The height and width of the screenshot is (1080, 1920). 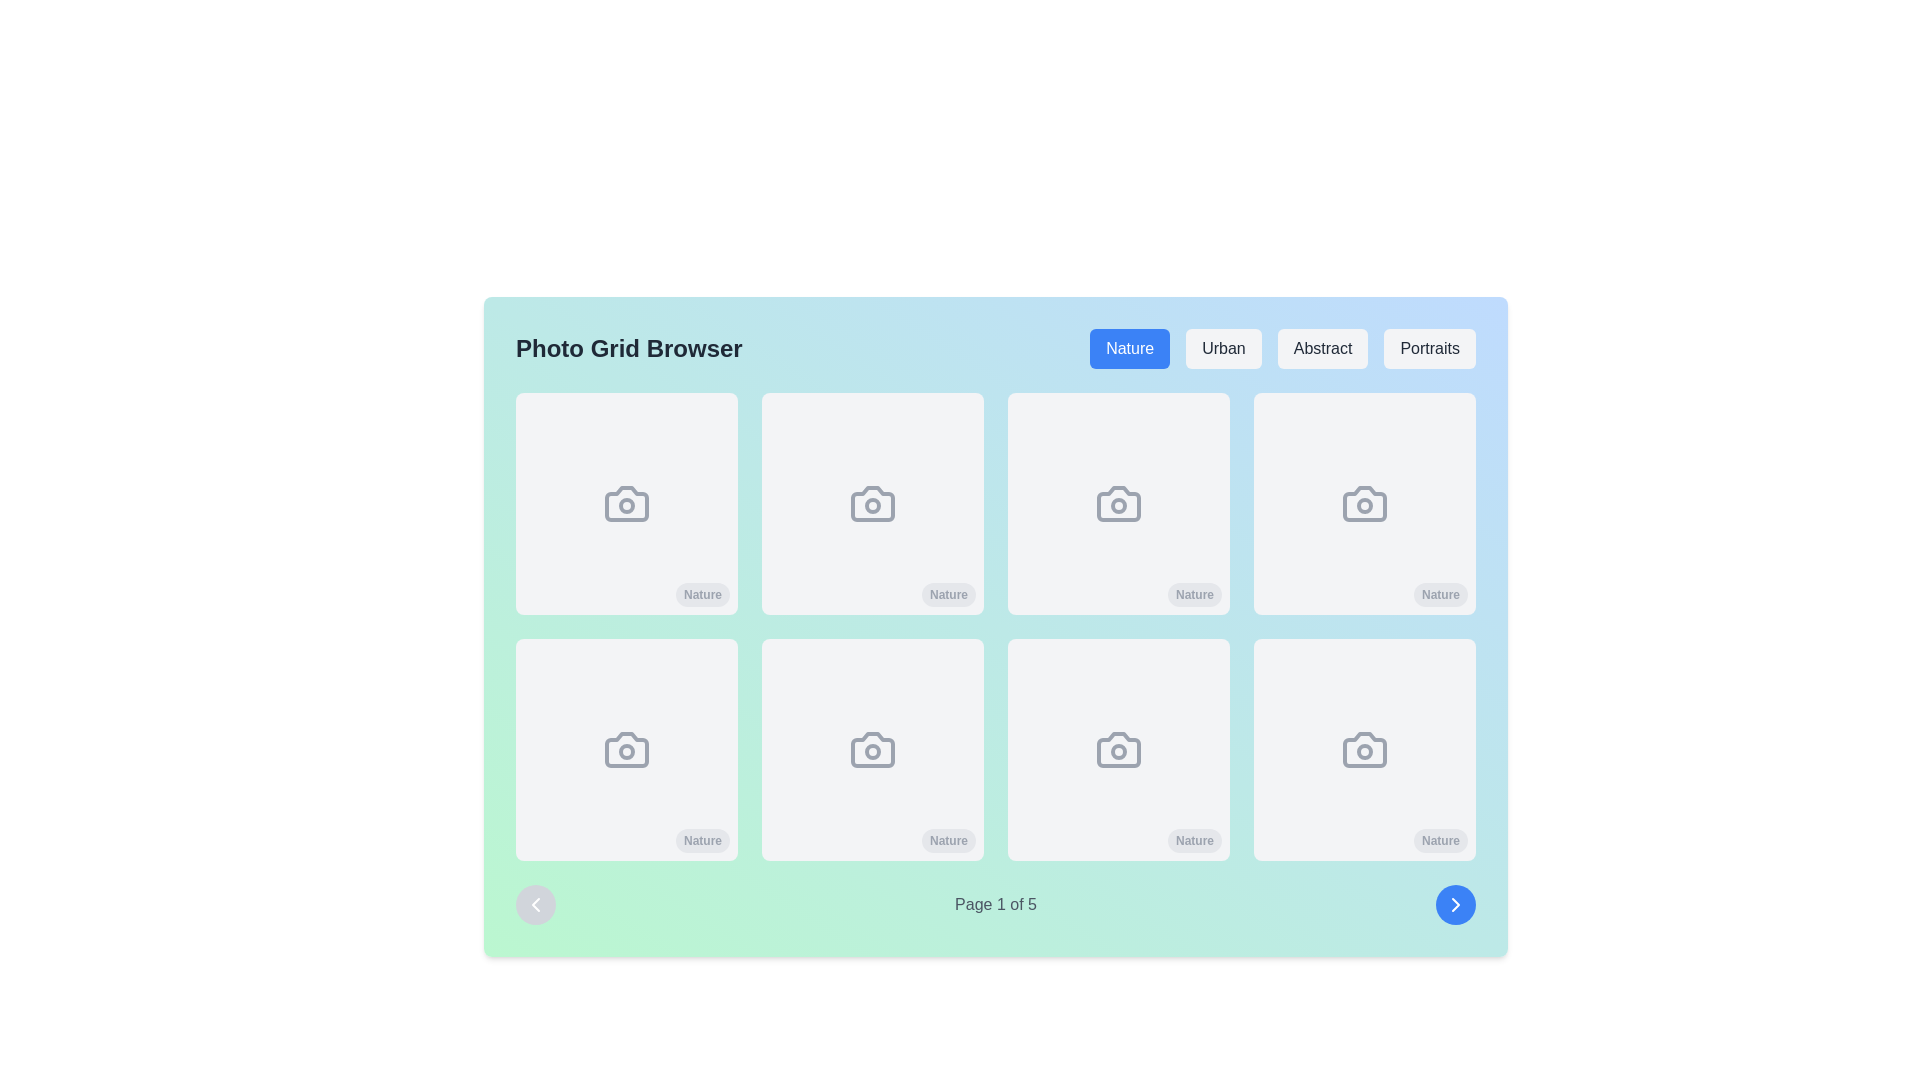 I want to click on the 'Nature' card in the photo grid interface, so click(x=626, y=749).